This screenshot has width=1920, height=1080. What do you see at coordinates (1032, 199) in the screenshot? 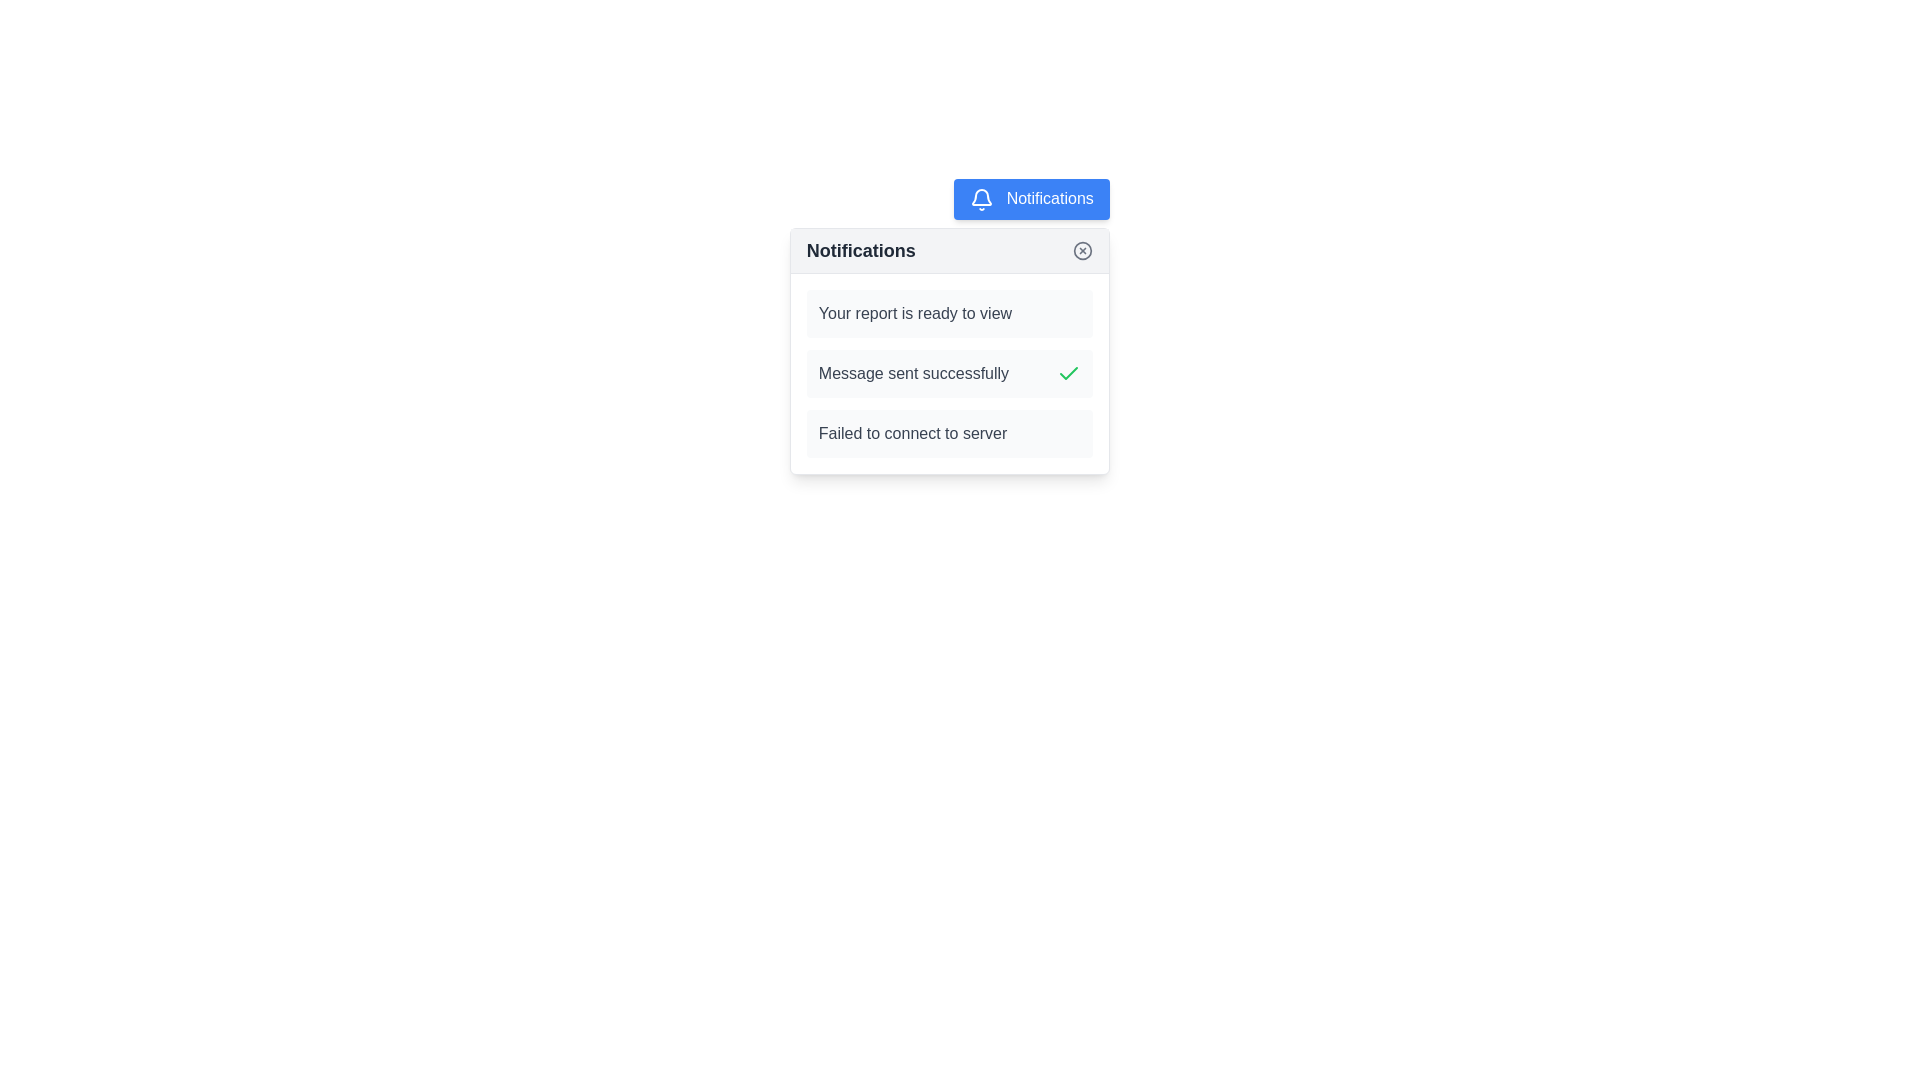
I see `the button at the top of the dropdown menu that toggles the visibility of the notifications panel for additional options` at bounding box center [1032, 199].